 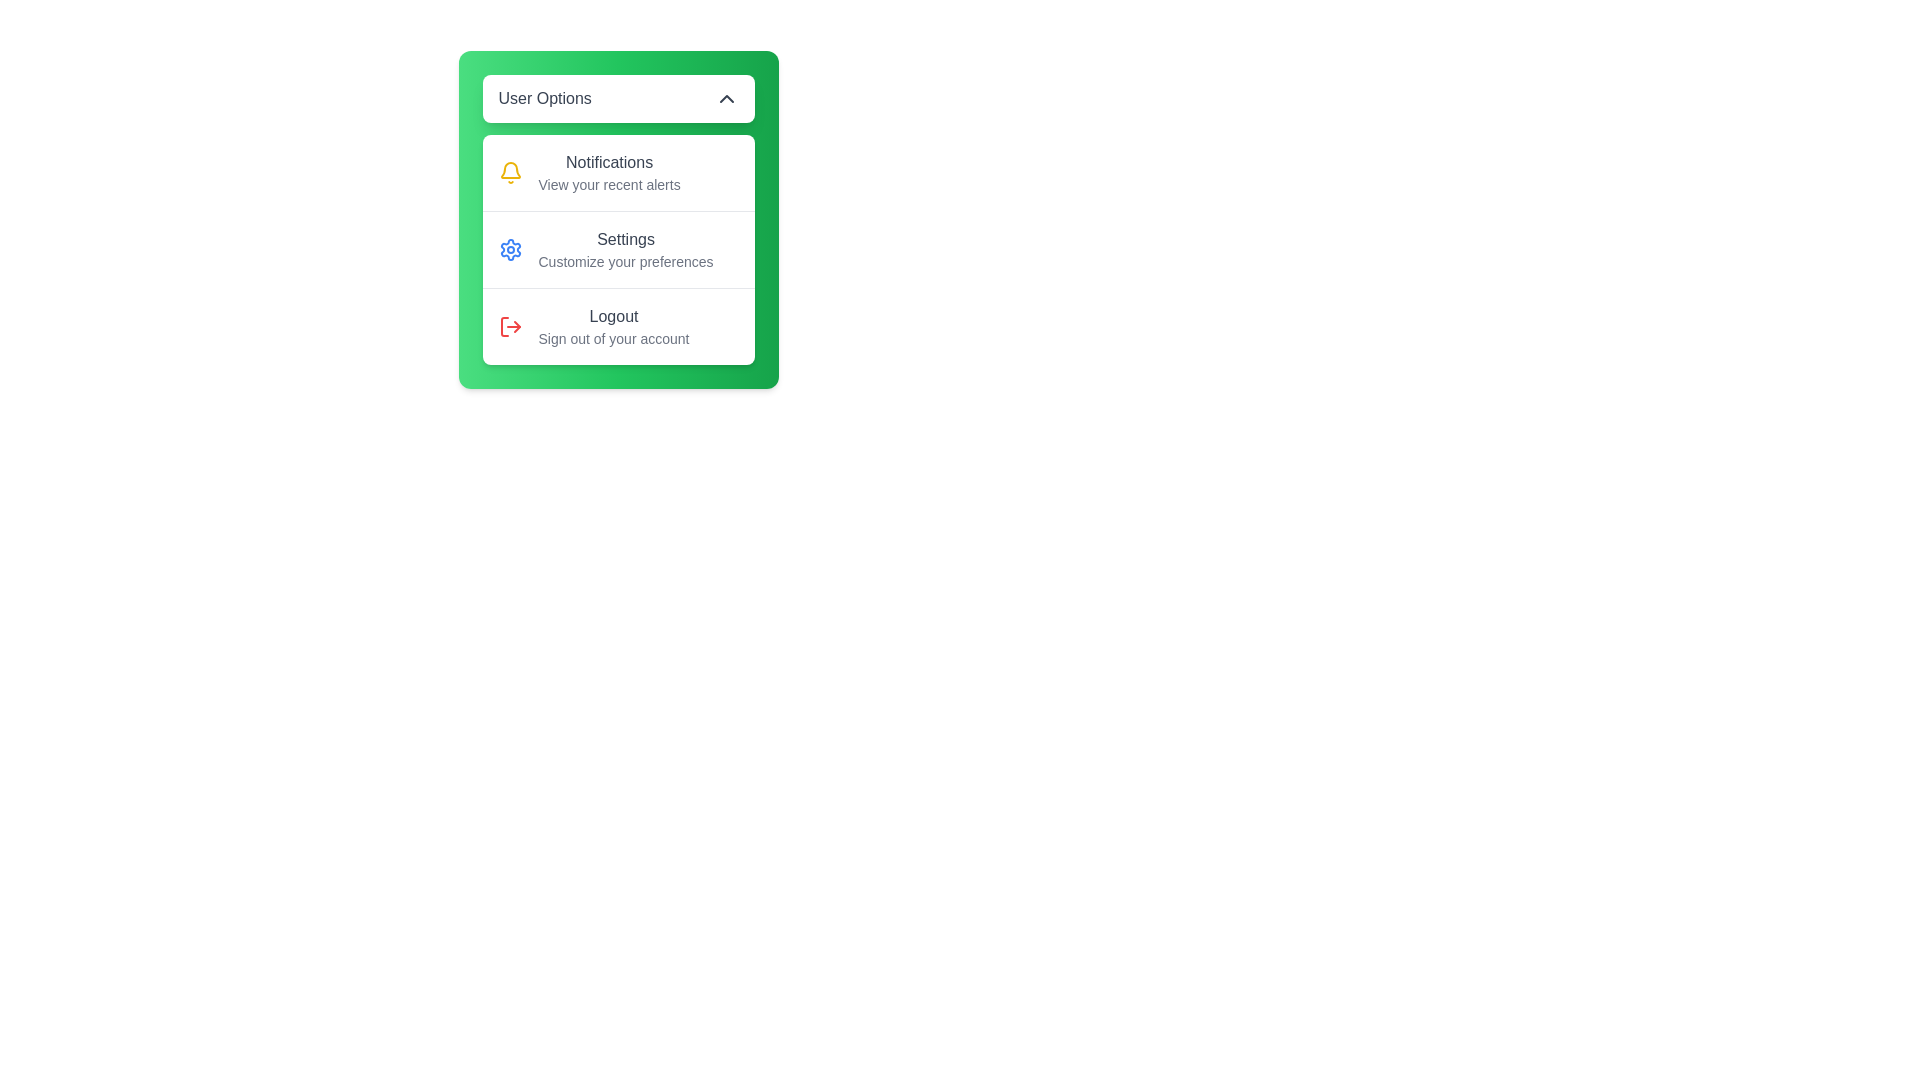 I want to click on the 'Notifications' clickable menu item, which features a yellow bell icon followed by the text 'Notifications' in bold and 'View your recent alerts' in lighter text, located in the user options dropdown, so click(x=617, y=172).